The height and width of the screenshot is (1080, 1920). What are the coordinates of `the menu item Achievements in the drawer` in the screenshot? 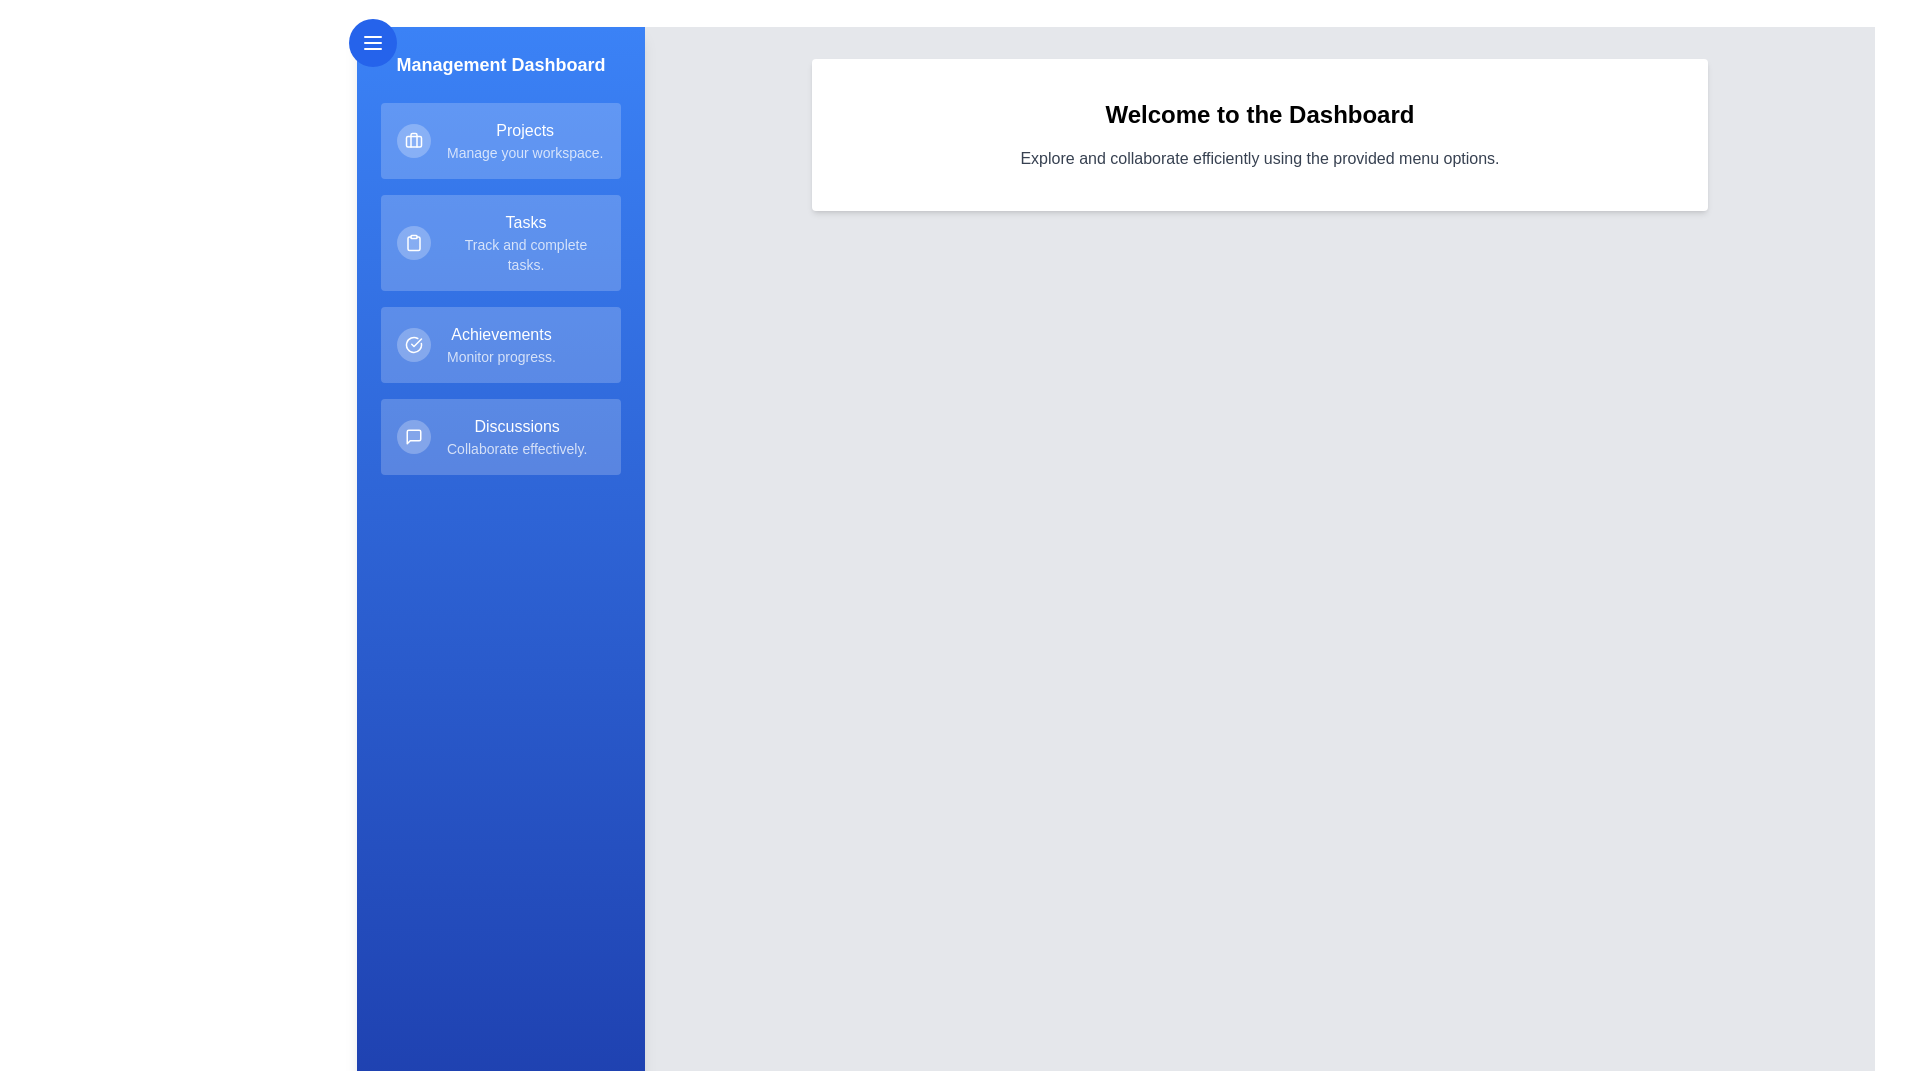 It's located at (500, 343).